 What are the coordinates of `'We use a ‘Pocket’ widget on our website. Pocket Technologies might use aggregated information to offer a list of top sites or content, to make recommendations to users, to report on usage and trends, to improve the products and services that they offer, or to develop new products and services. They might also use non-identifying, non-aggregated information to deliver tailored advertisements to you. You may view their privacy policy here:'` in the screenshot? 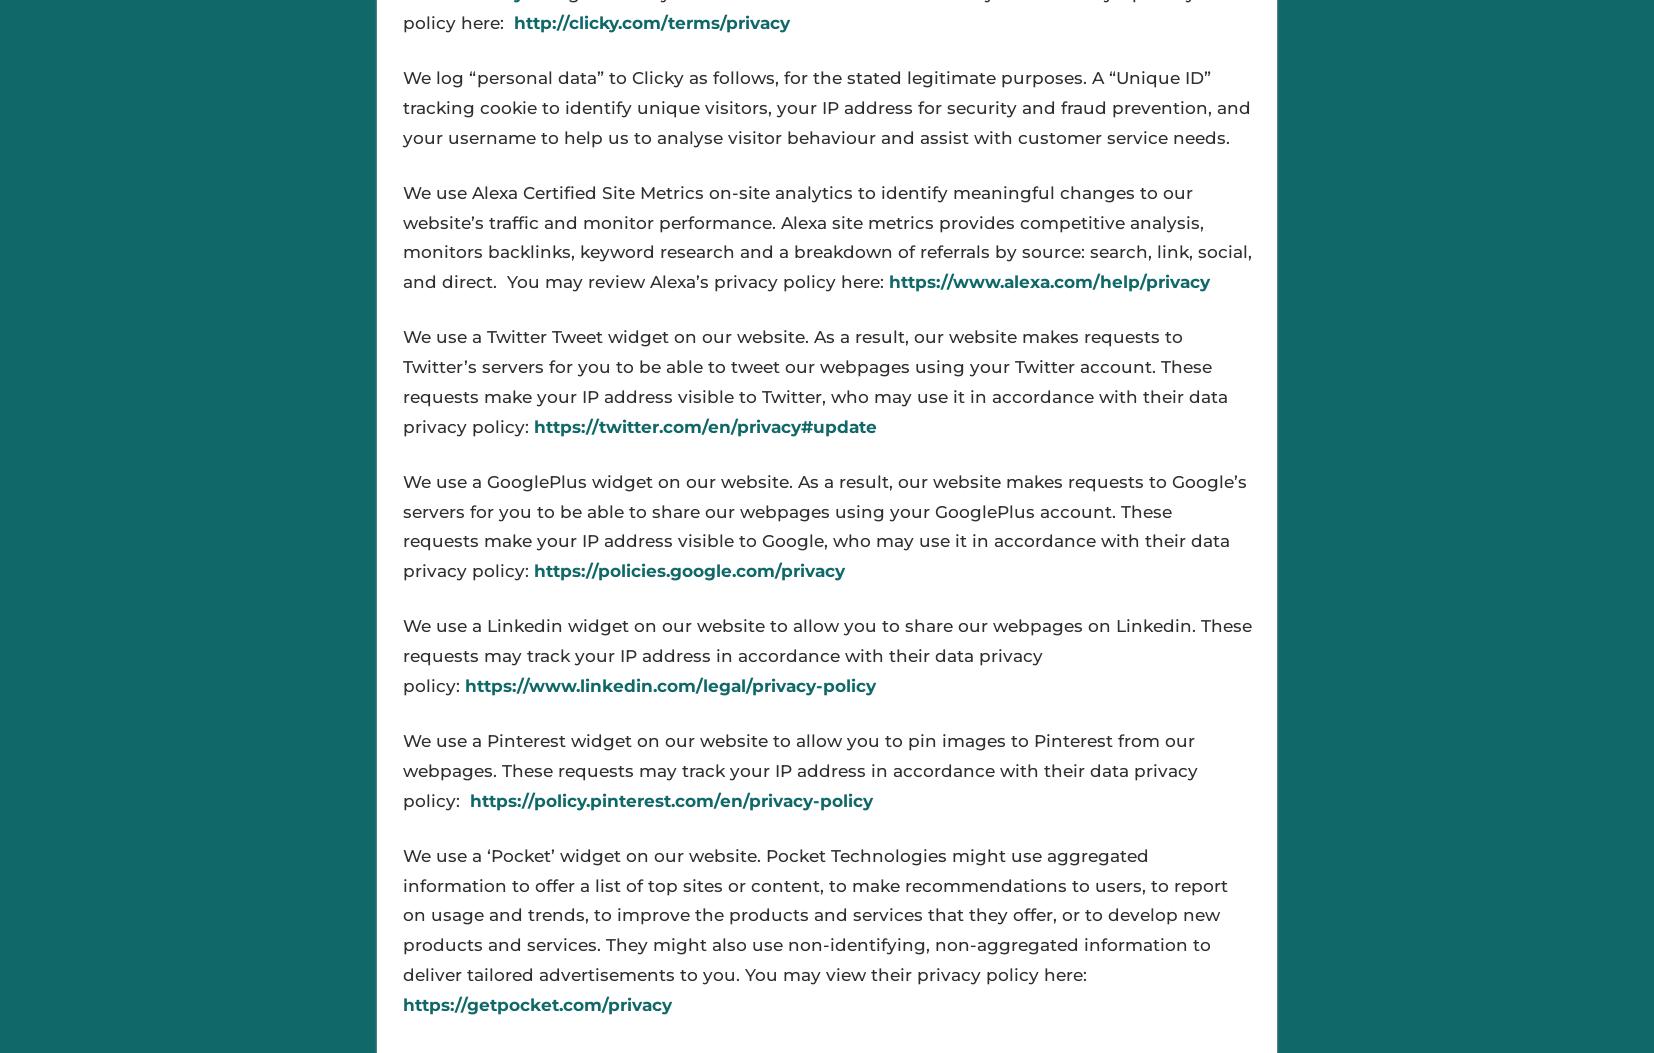 It's located at (814, 913).